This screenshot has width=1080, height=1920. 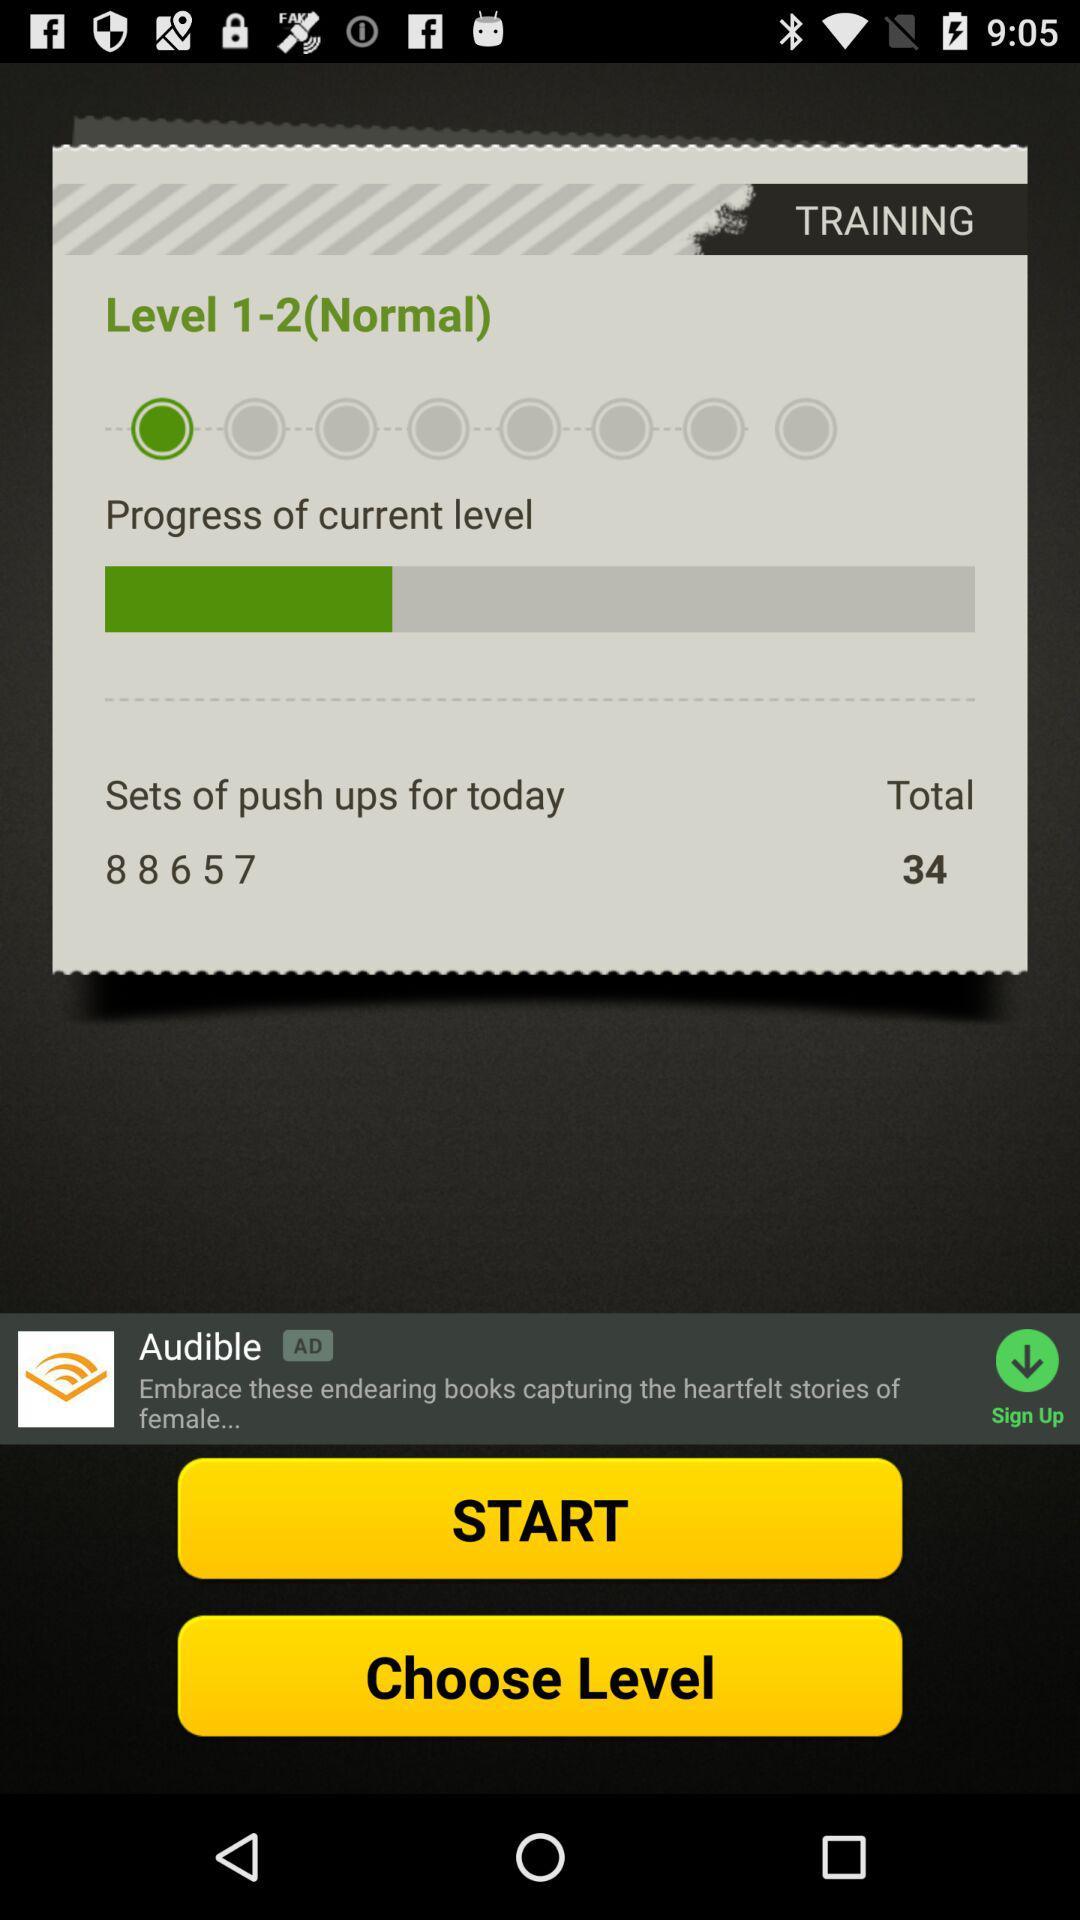 I want to click on the text sign up which is in green color, so click(x=1035, y=1377).